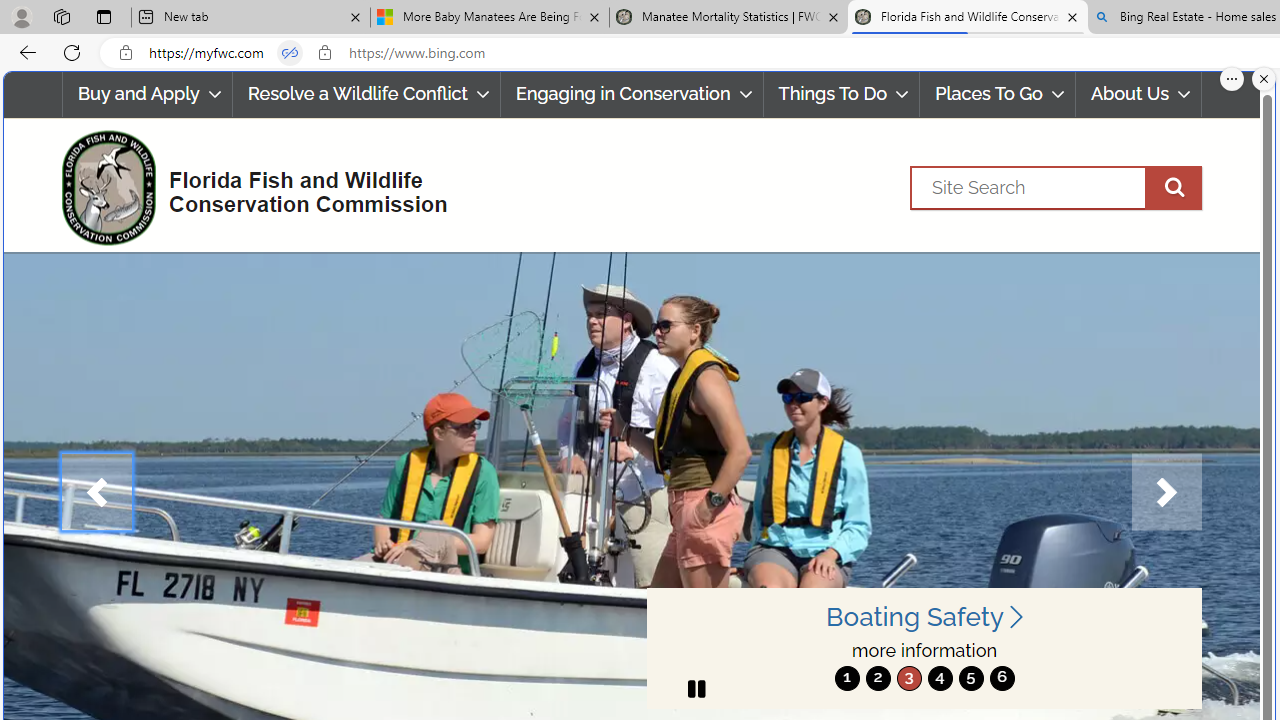  Describe the element at coordinates (728, 17) in the screenshot. I see `'Manatee Mortality Statistics | FWC'` at that location.